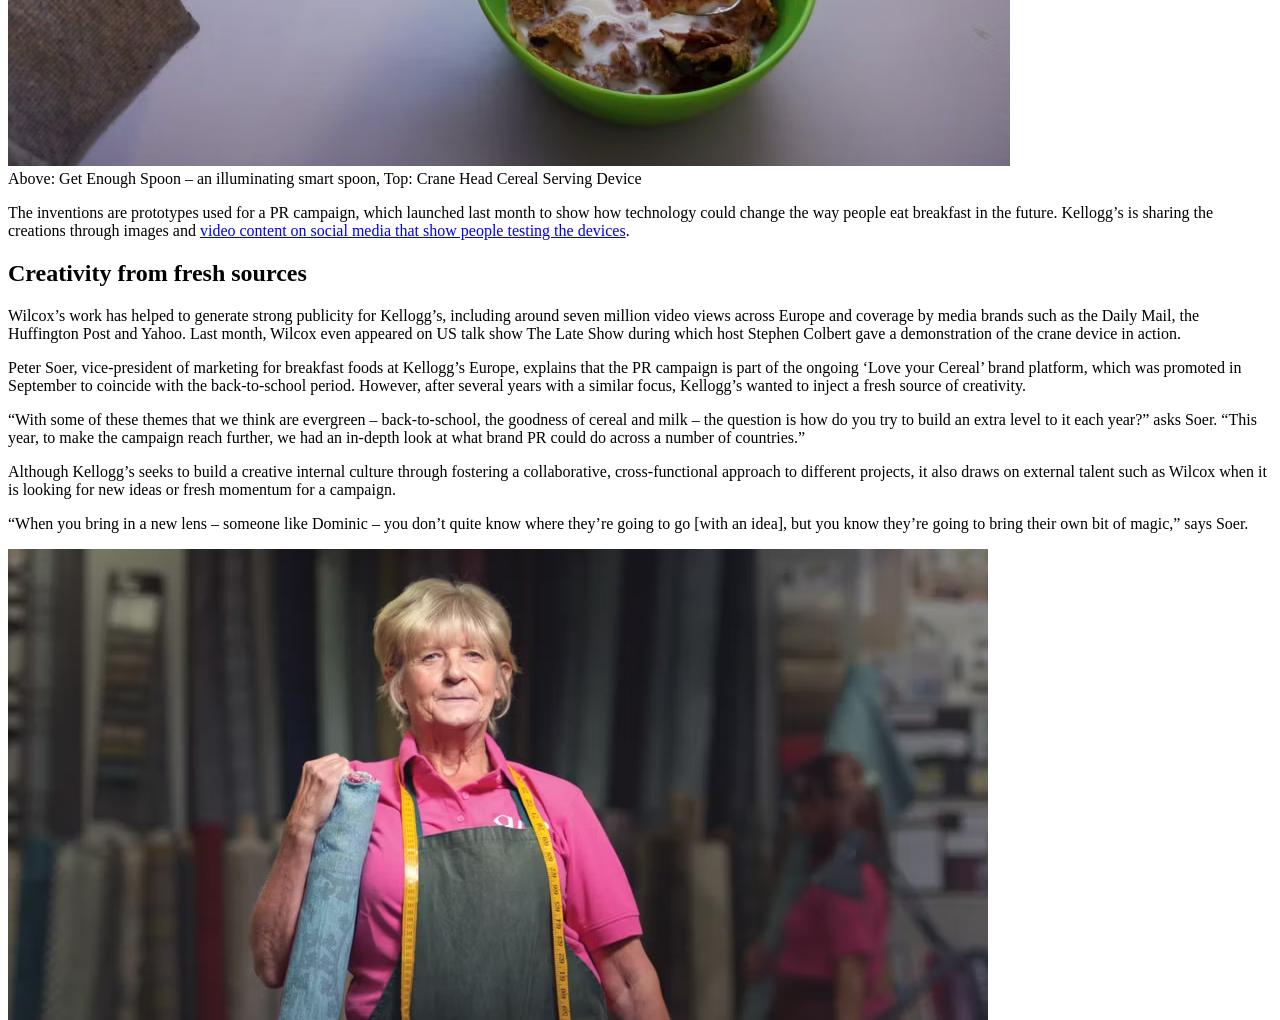 Image resolution: width=1280 pixels, height=1020 pixels. I want to click on 'Creativity from fresh sources', so click(156, 271).